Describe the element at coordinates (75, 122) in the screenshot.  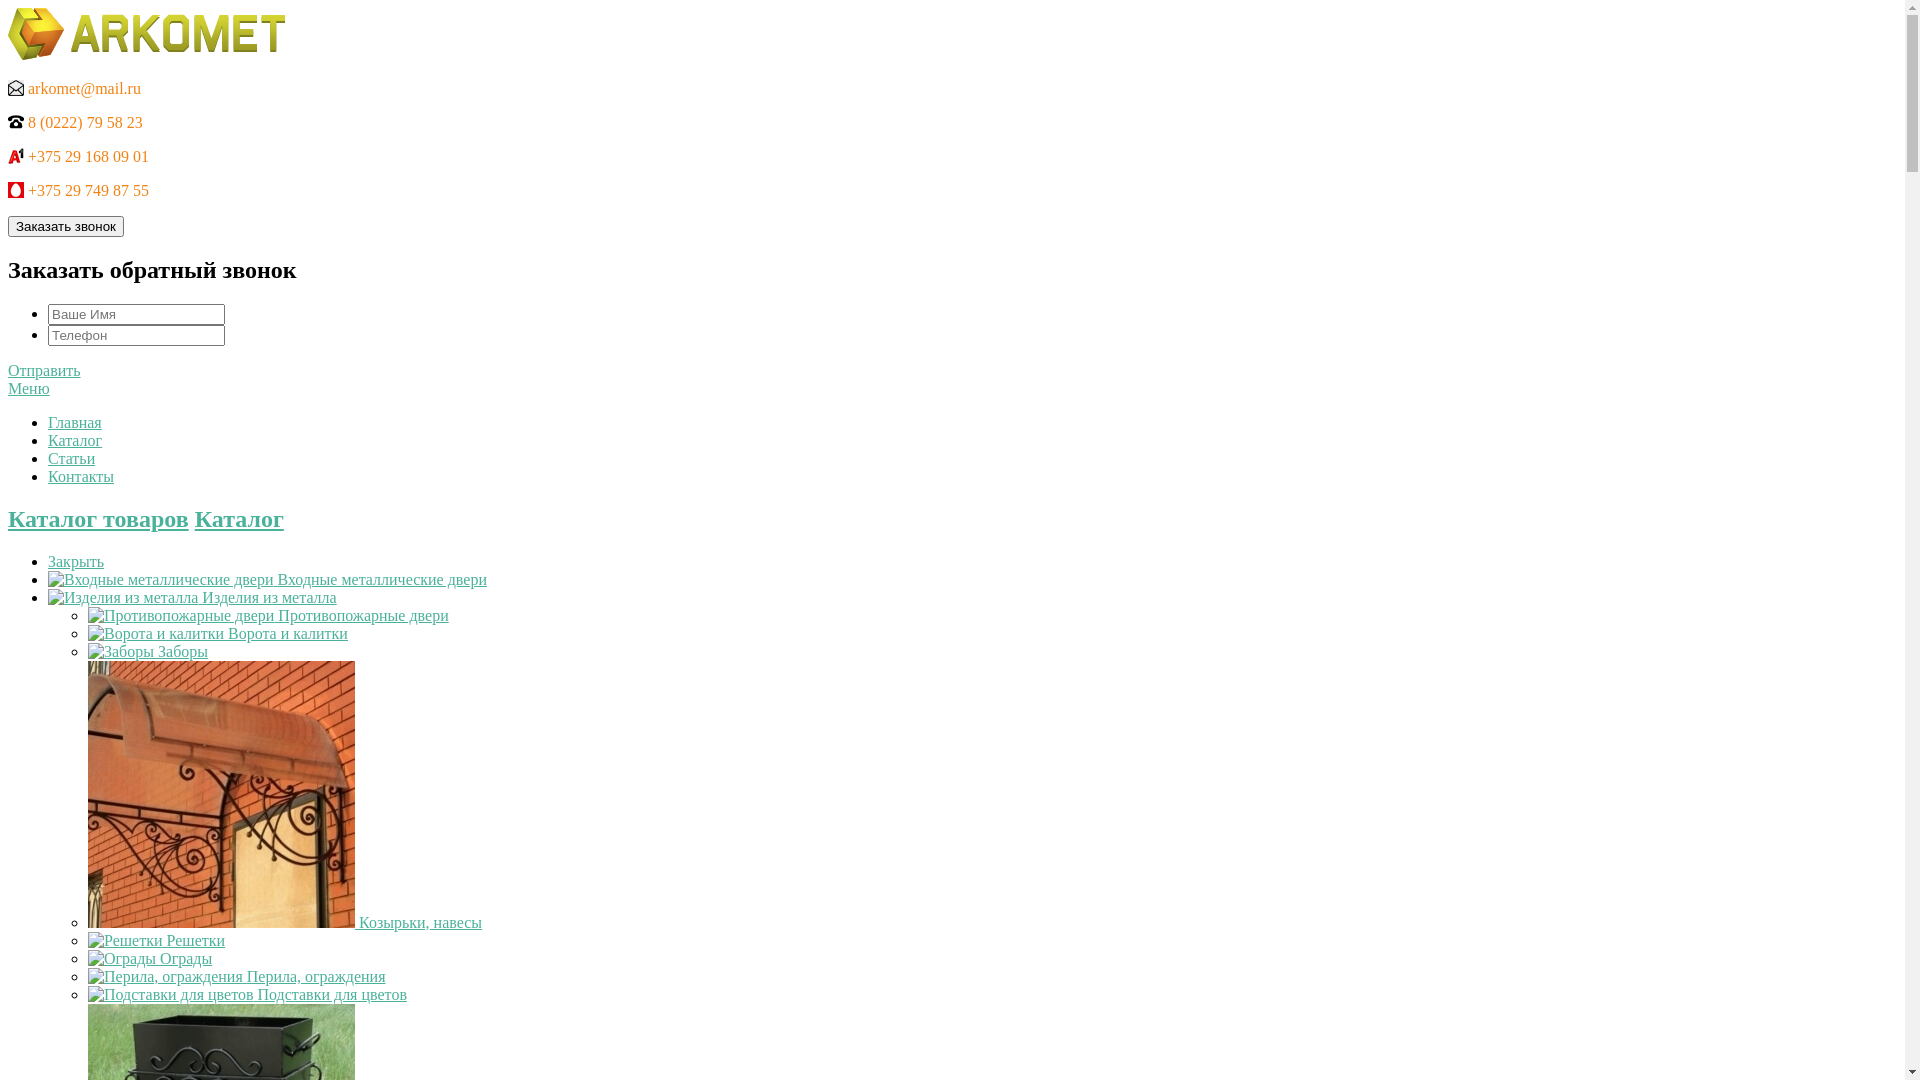
I see `'8 (0222) 79 58 23'` at that location.